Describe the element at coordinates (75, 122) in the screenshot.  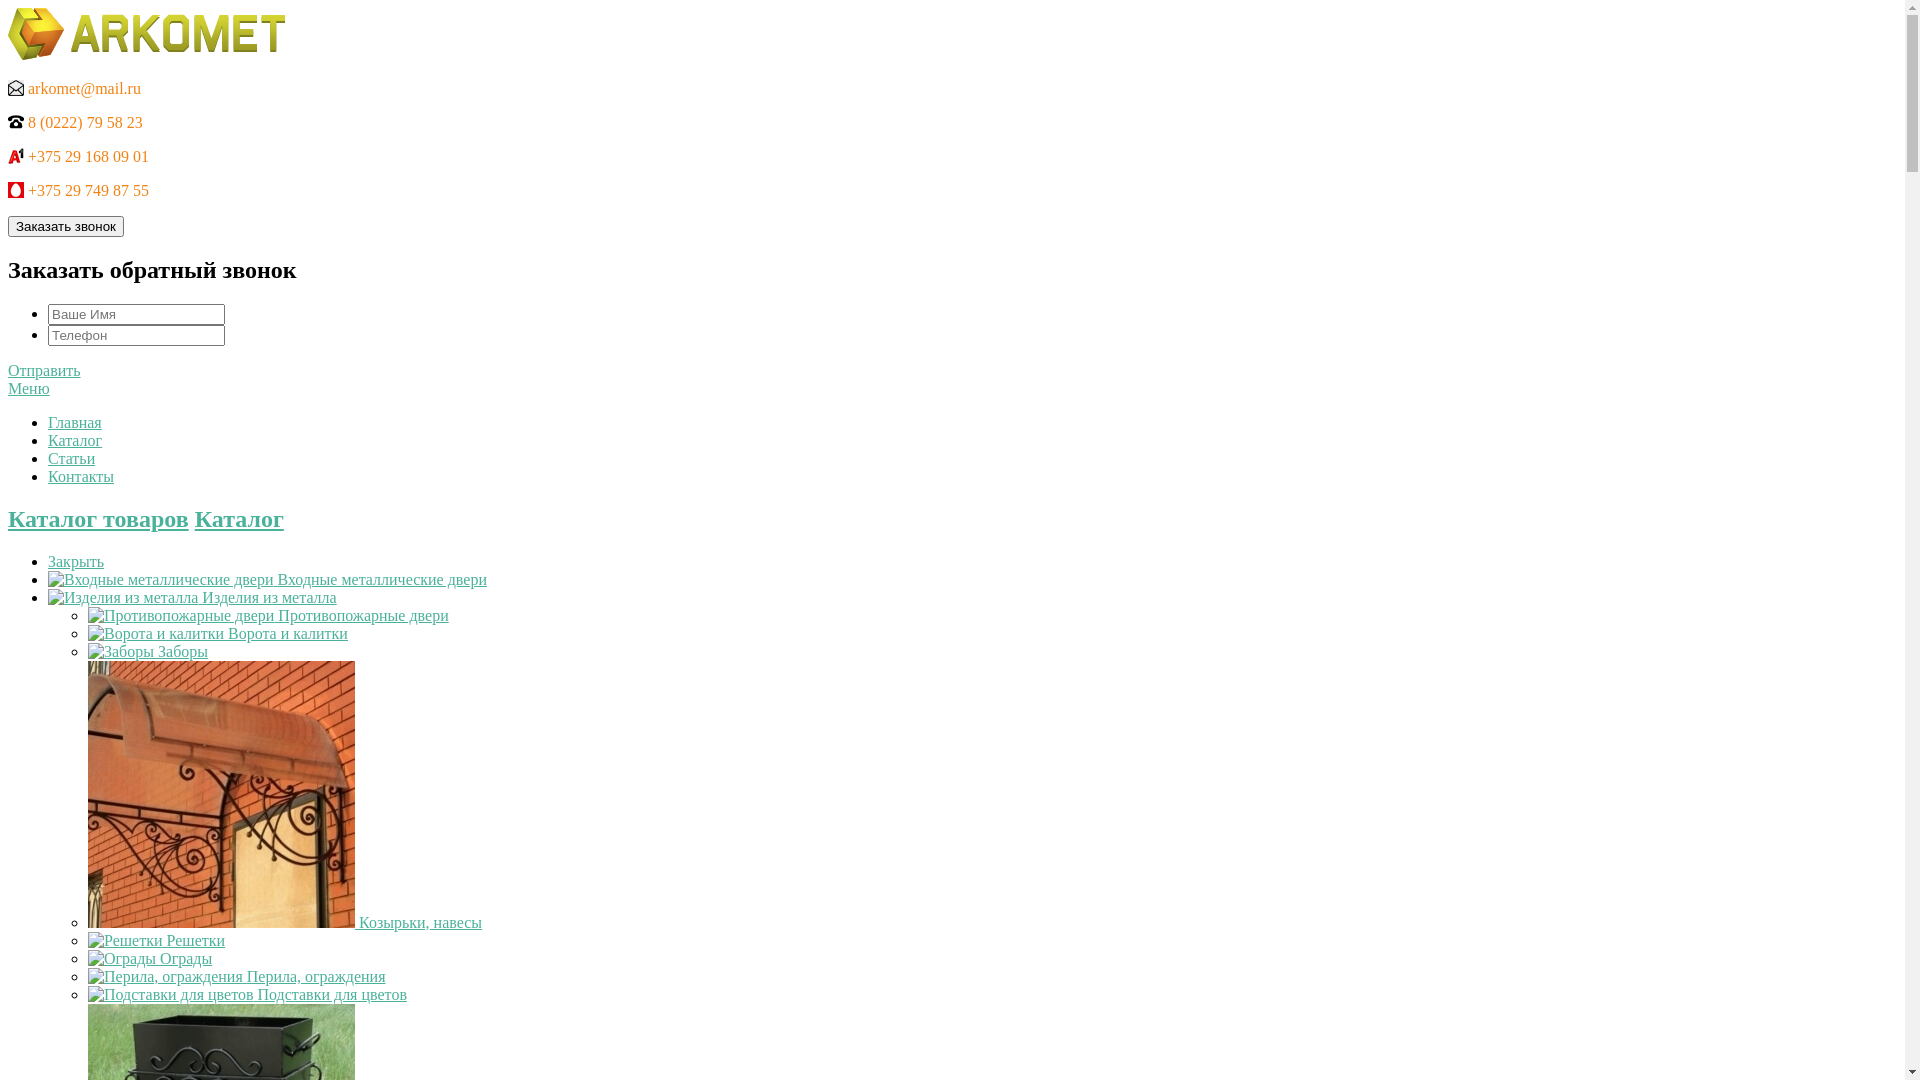
I see `'8 (0222) 79 58 23'` at that location.